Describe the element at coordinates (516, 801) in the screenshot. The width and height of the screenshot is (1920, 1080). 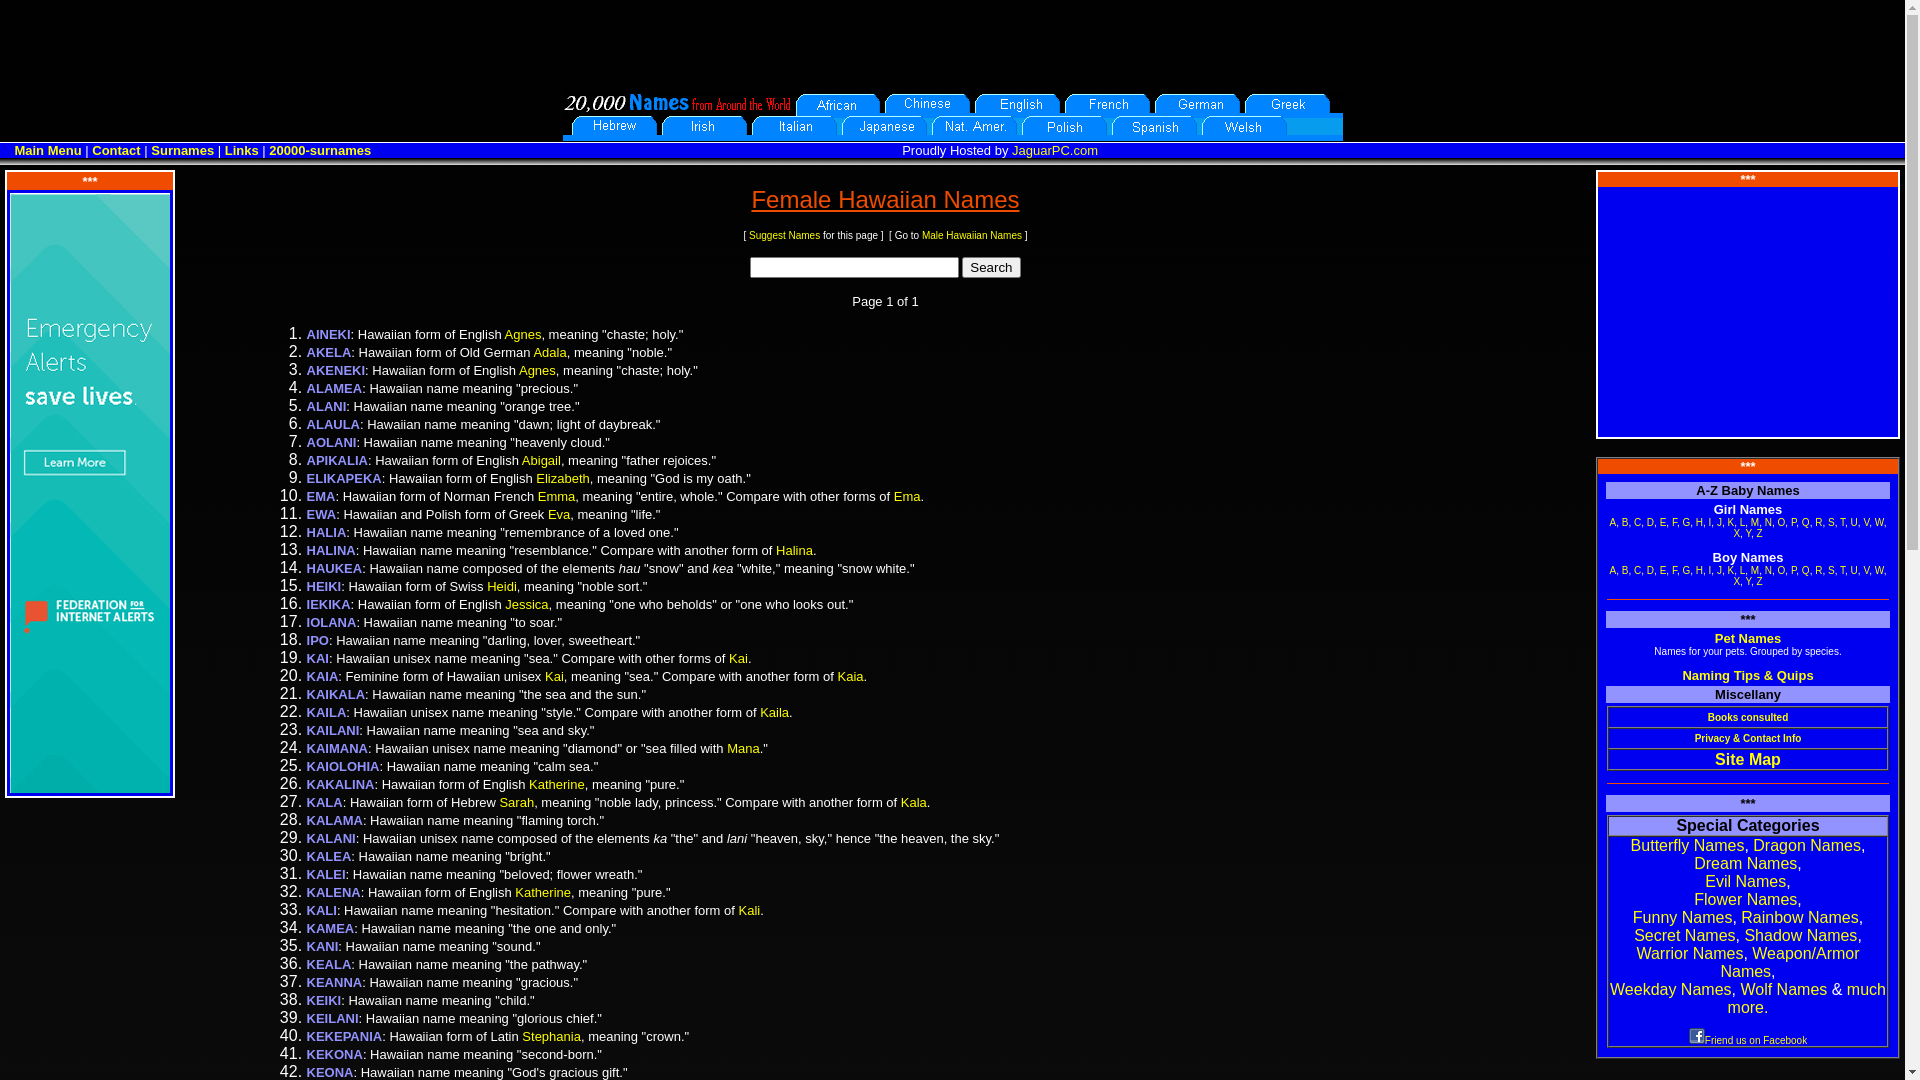
I see `'Sarah'` at that location.